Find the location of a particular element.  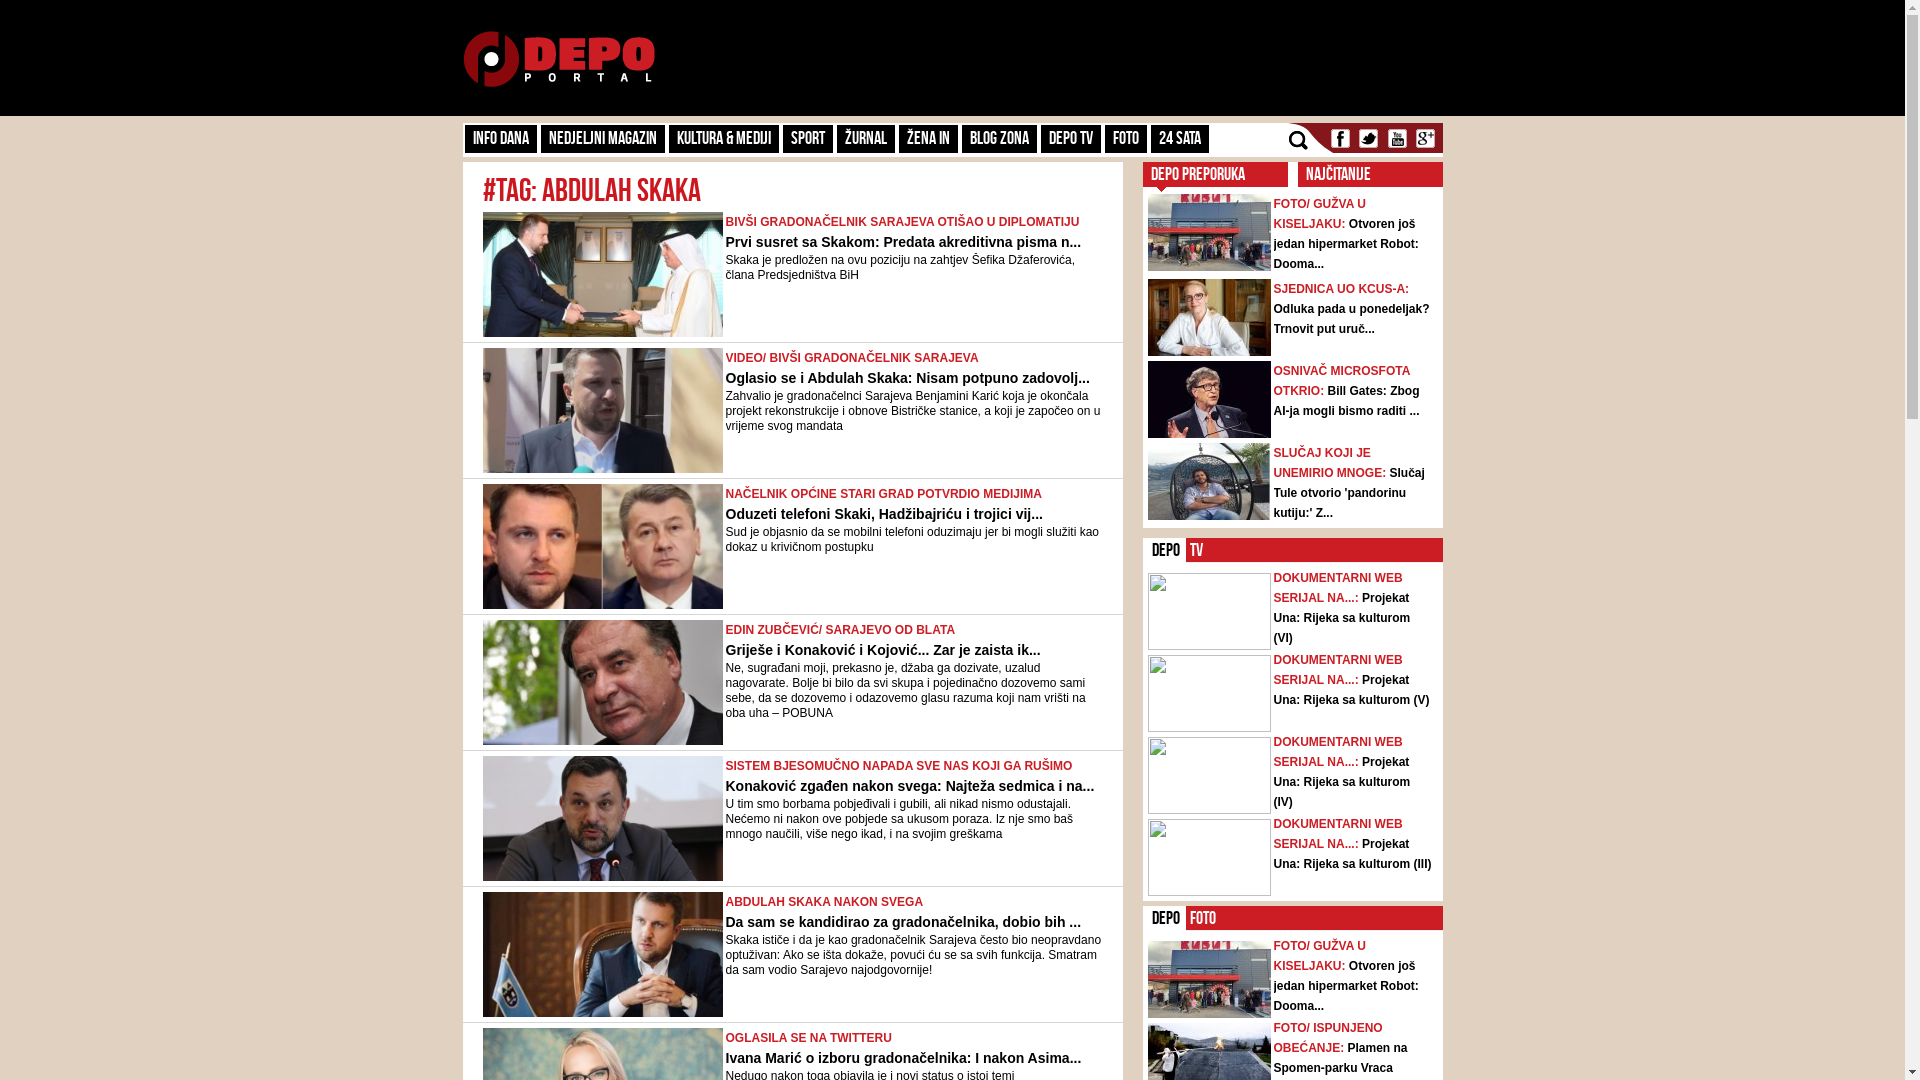

'DOKUMENTARNI WEB SERIJAL NA...:' is located at coordinates (1272, 833).